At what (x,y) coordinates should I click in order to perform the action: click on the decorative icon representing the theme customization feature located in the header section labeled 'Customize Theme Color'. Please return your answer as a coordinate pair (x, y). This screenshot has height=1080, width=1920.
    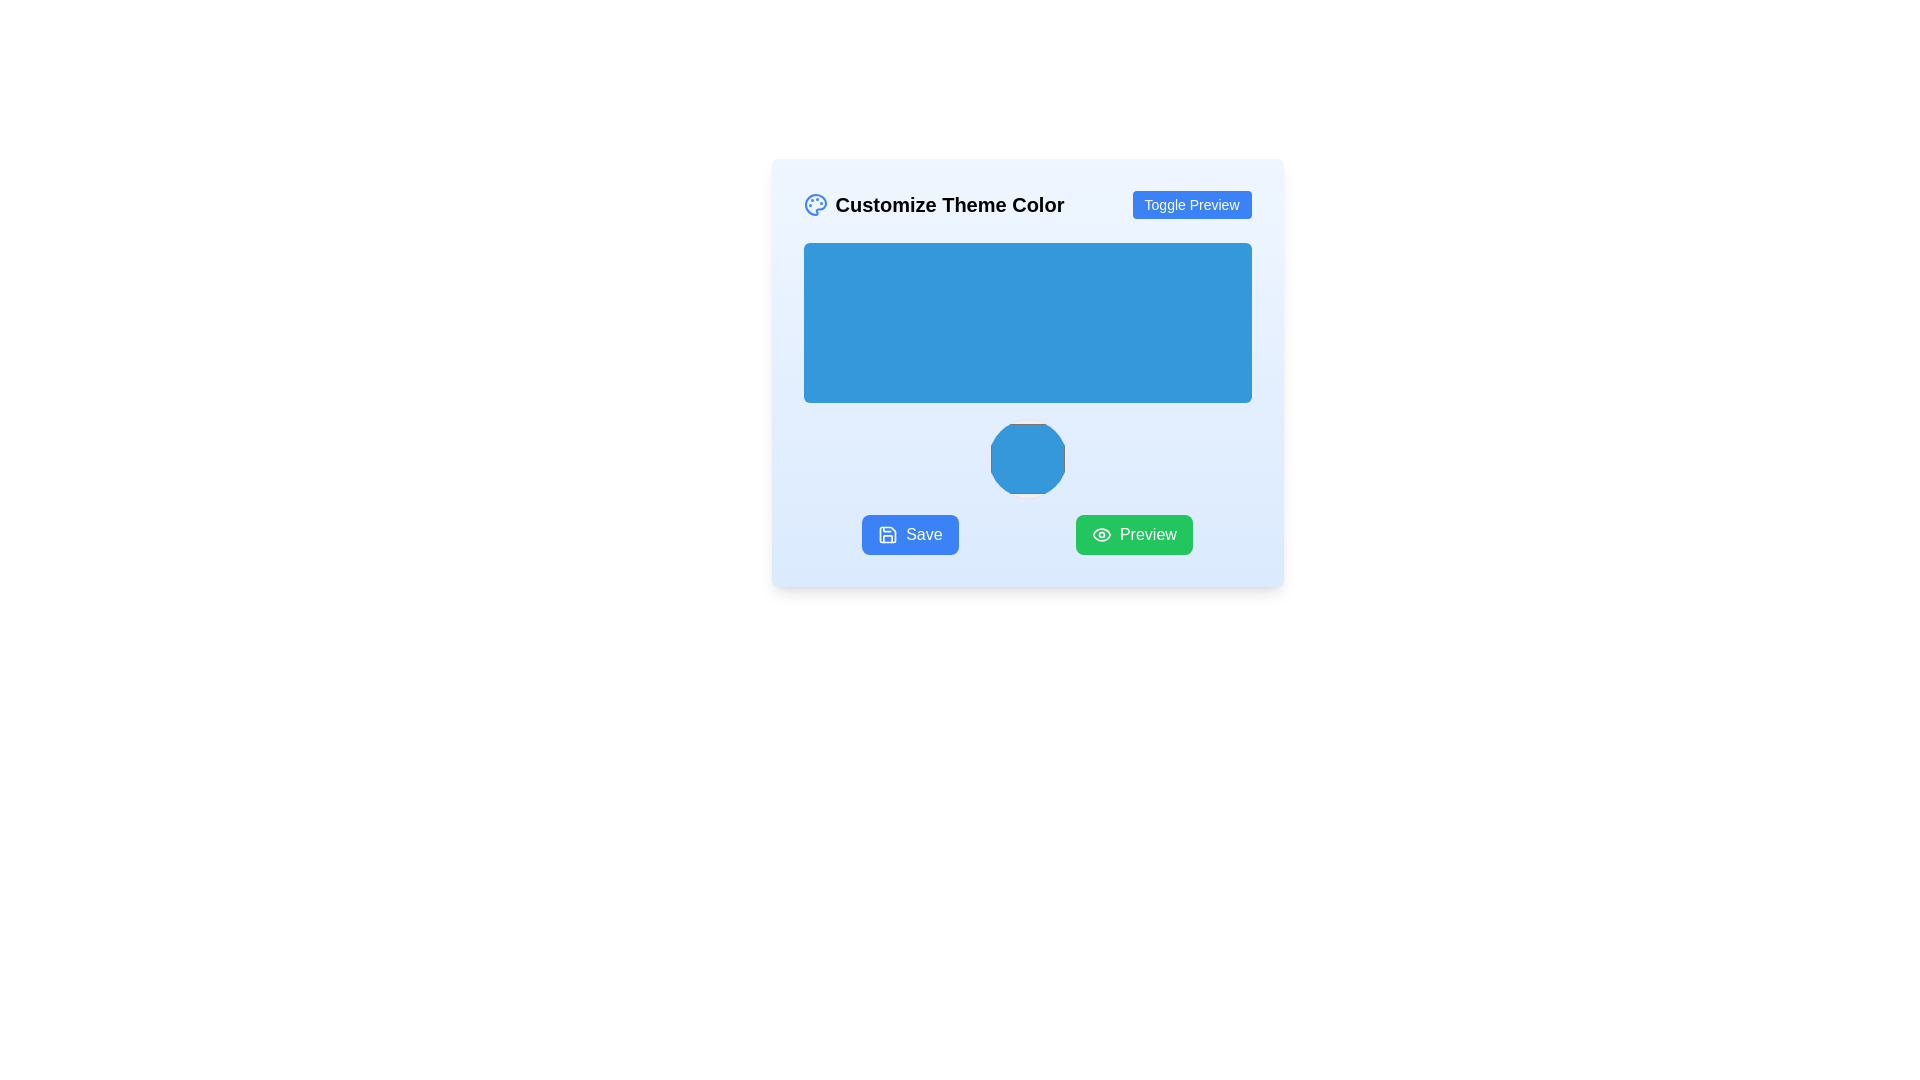
    Looking at the image, I should click on (815, 204).